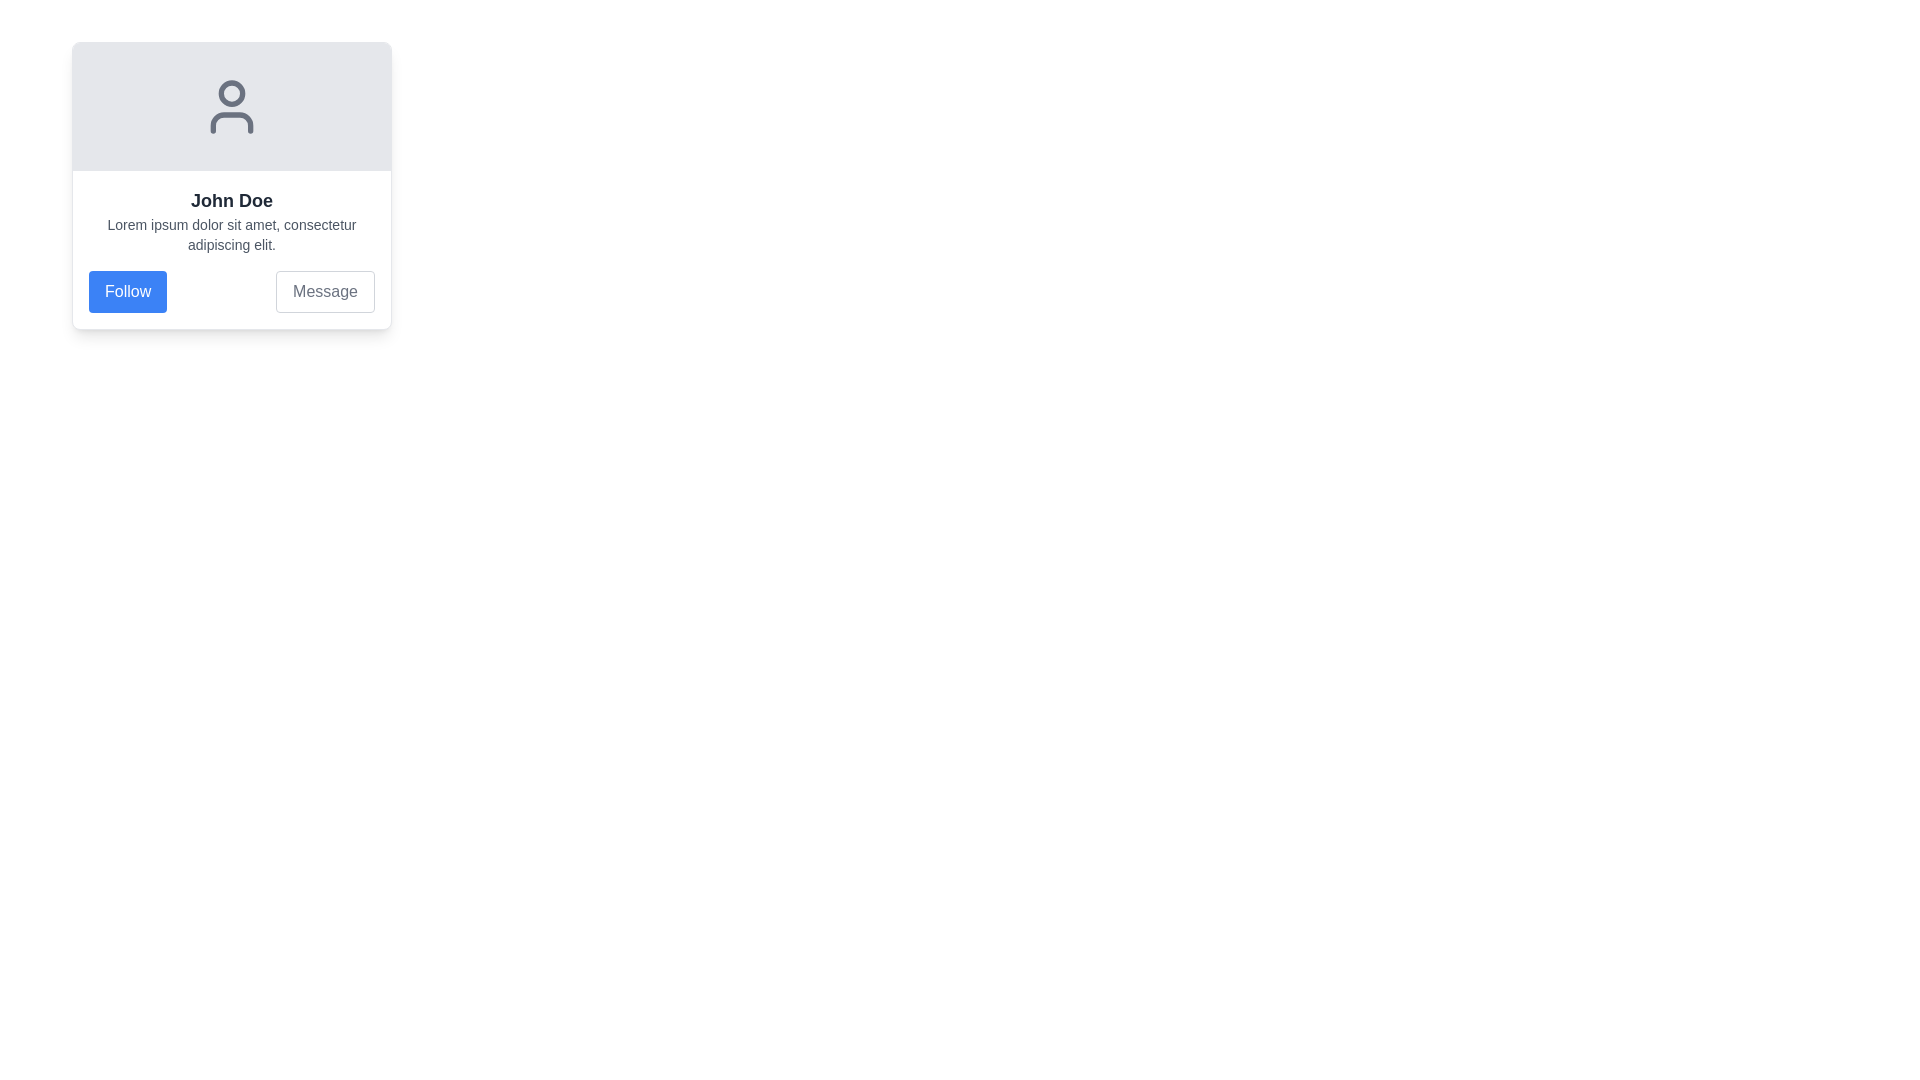  What do you see at coordinates (231, 200) in the screenshot?
I see `the static text displaying 'John Doe' styled in bold and large font within the user profile card, located beneath the user icon` at bounding box center [231, 200].